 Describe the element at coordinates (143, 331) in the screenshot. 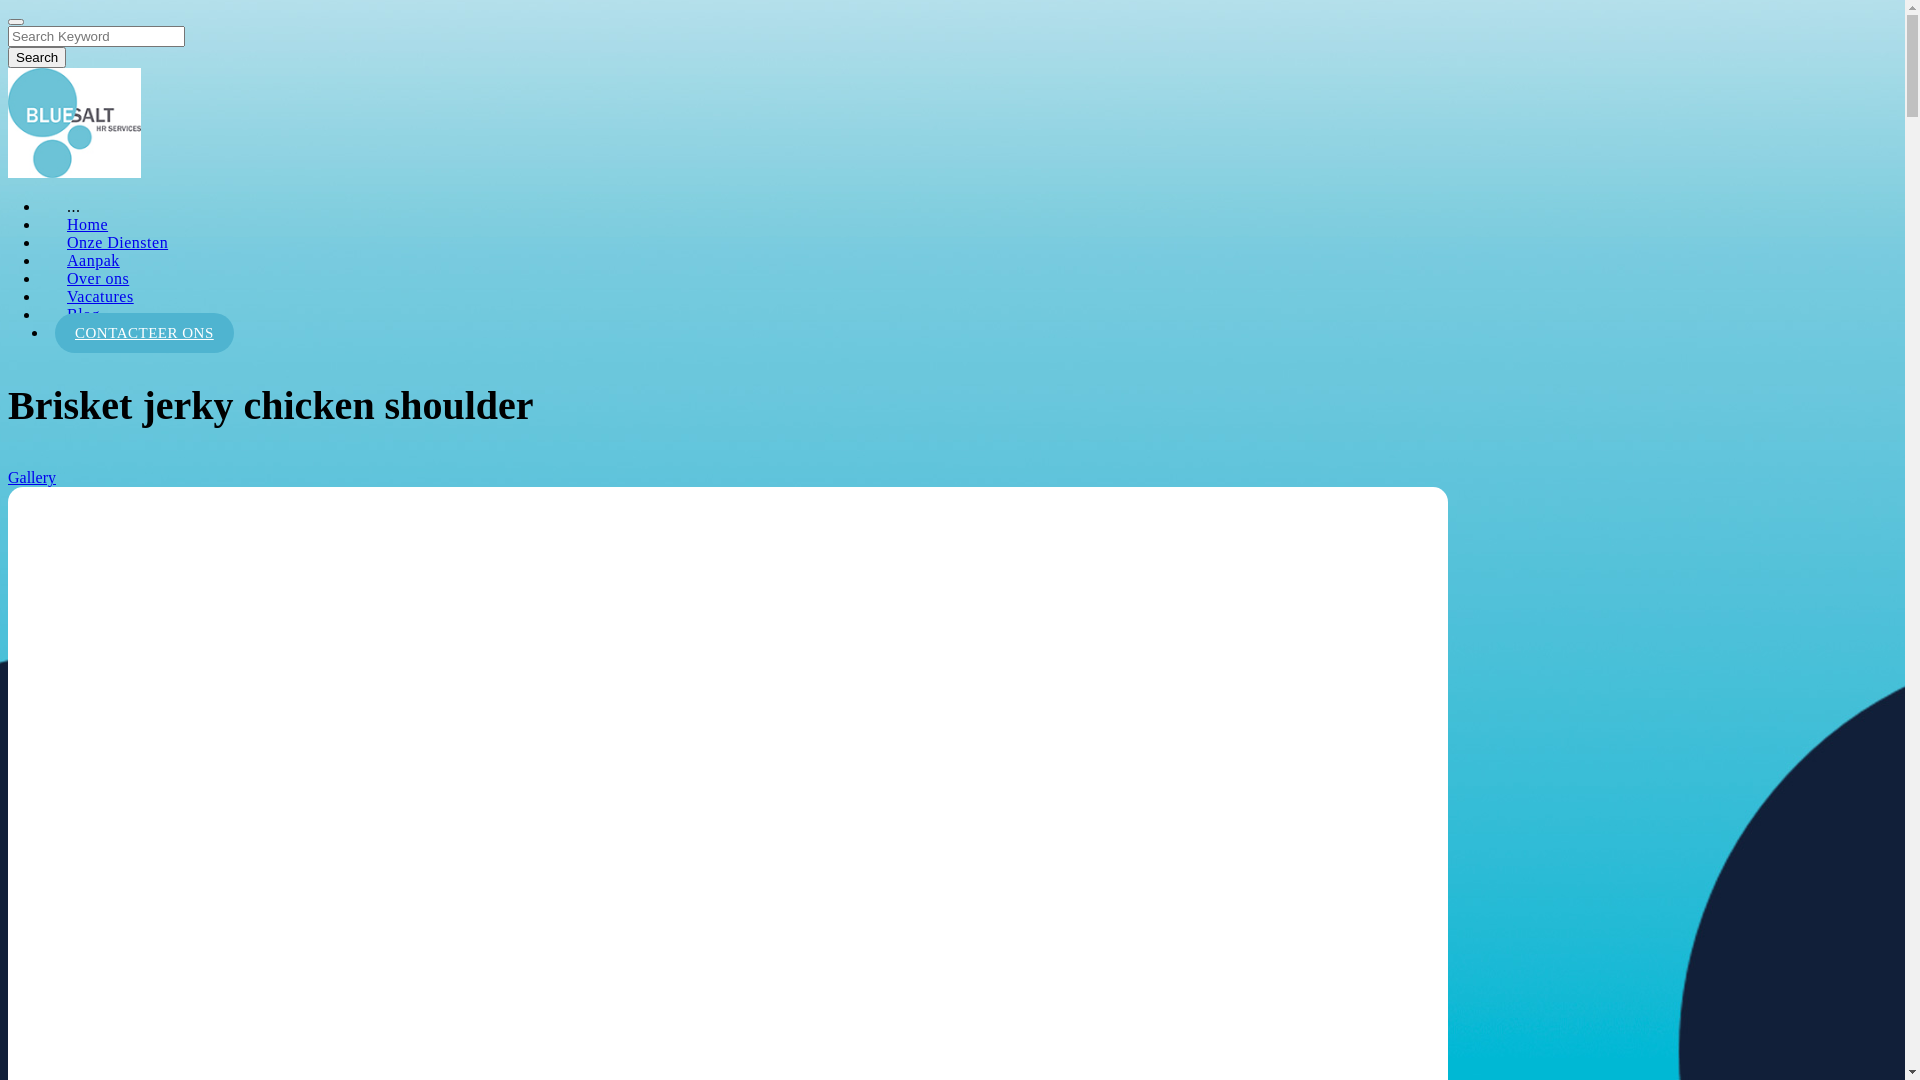

I see `'CONTACTEER ONS'` at that location.